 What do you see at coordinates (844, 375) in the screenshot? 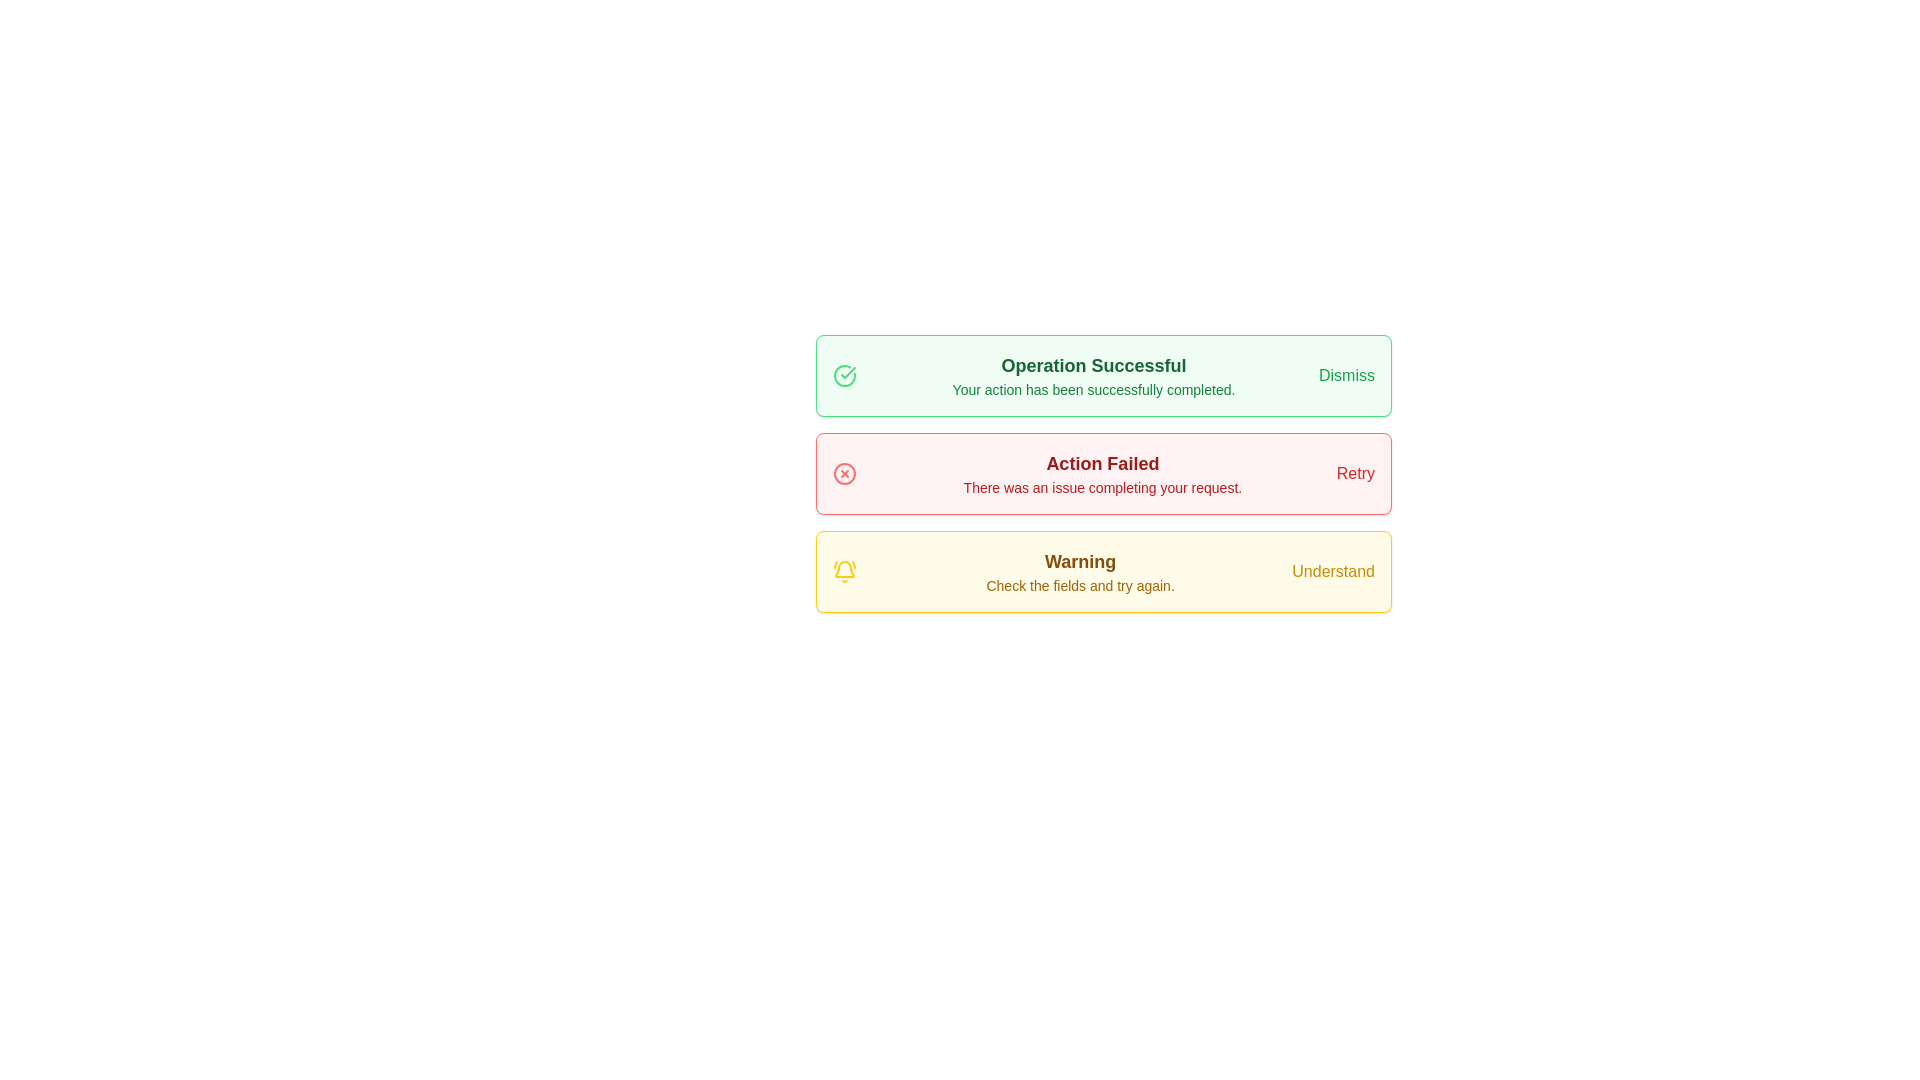
I see `the outer circular arc of the checkmark icon, which has a green stroke and is located to the left of the 'Operation Successful' message in the green notification bar` at bounding box center [844, 375].